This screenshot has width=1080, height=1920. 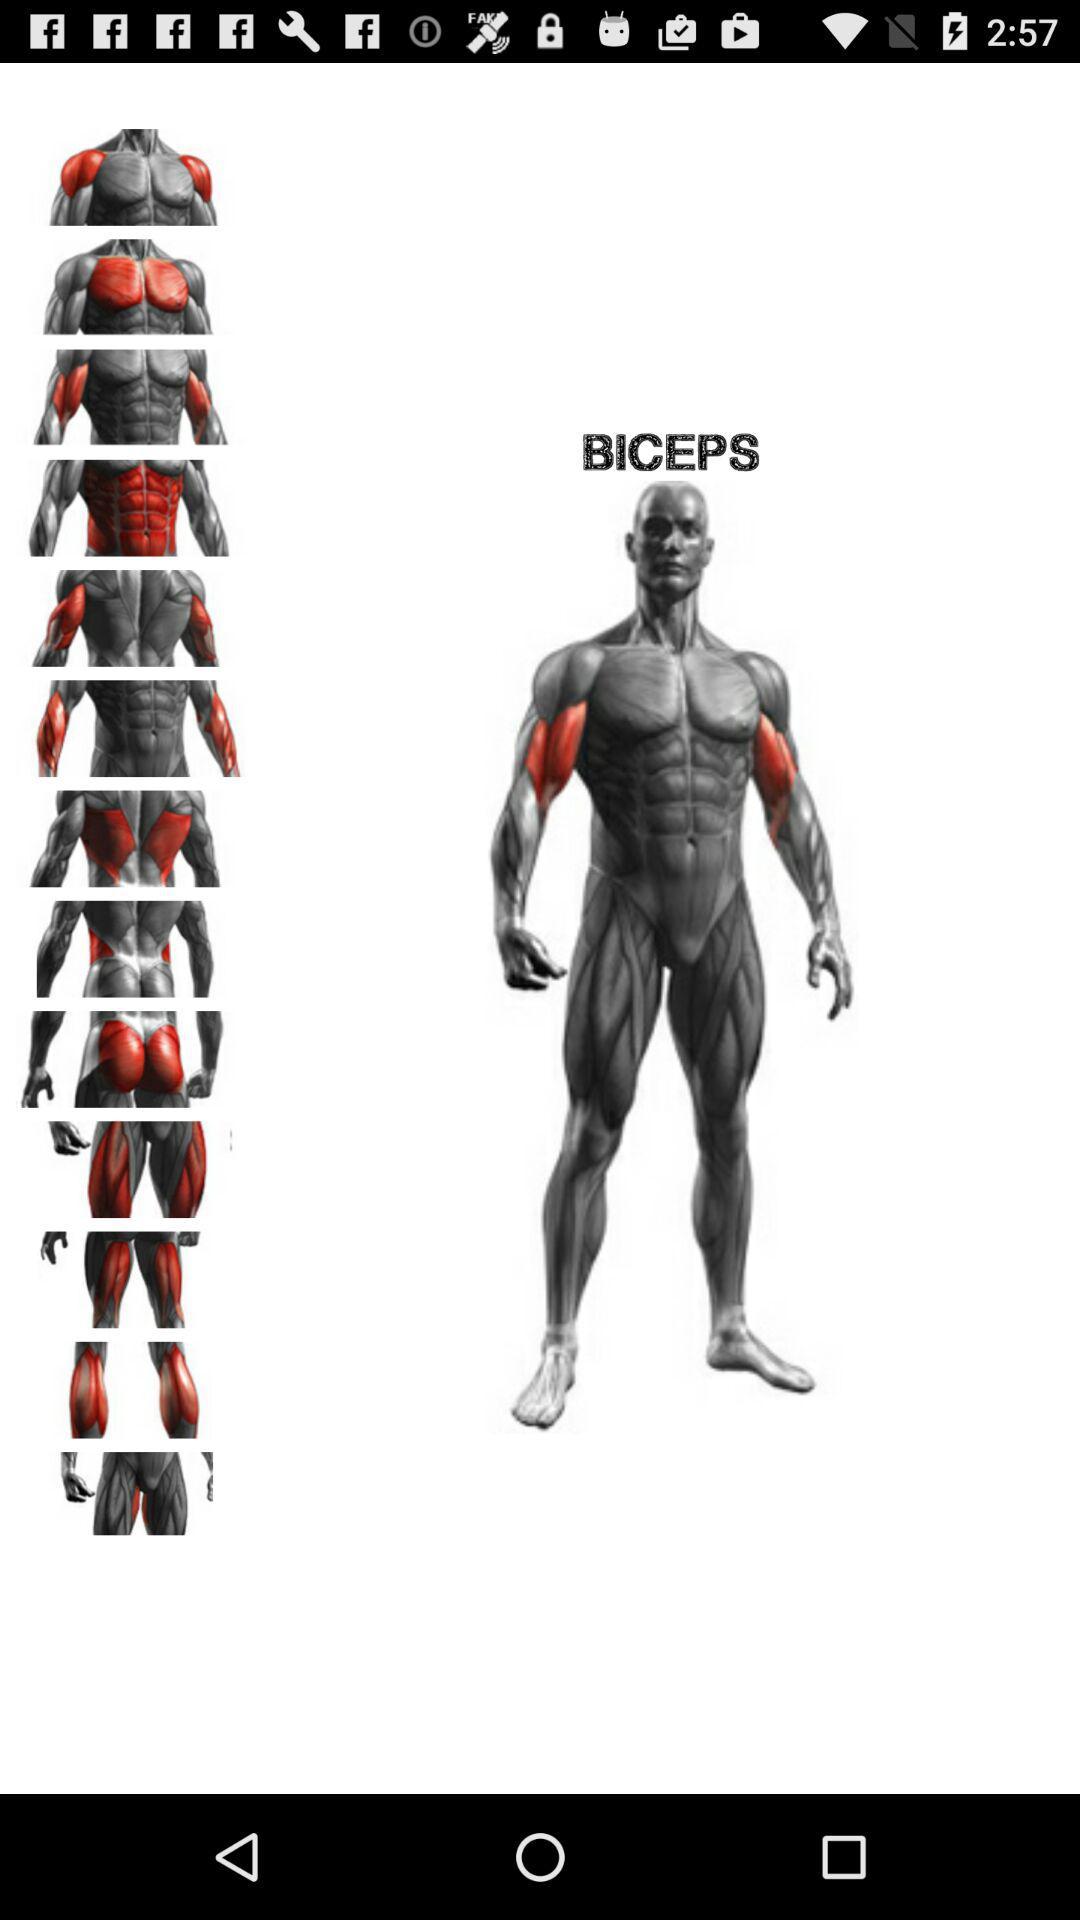 I want to click on body image, so click(x=131, y=391).